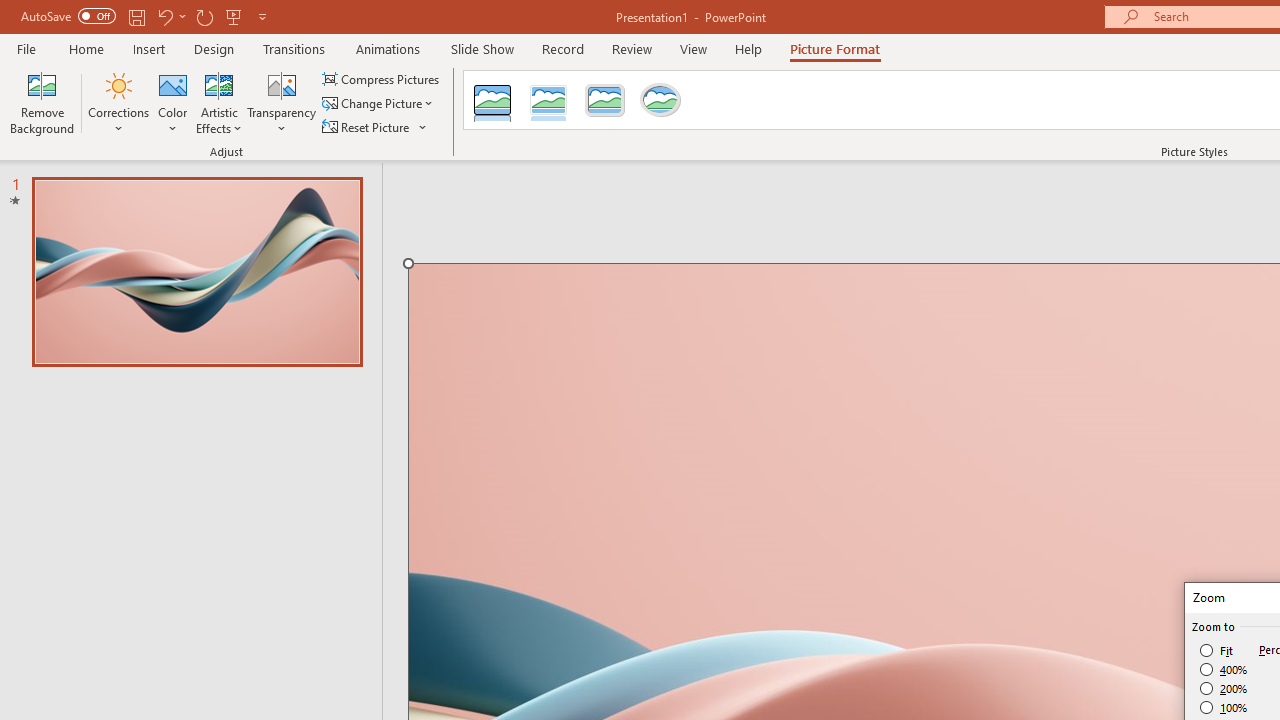 The height and width of the screenshot is (720, 1280). What do you see at coordinates (661, 100) in the screenshot?
I see `'Metal Oval'` at bounding box center [661, 100].